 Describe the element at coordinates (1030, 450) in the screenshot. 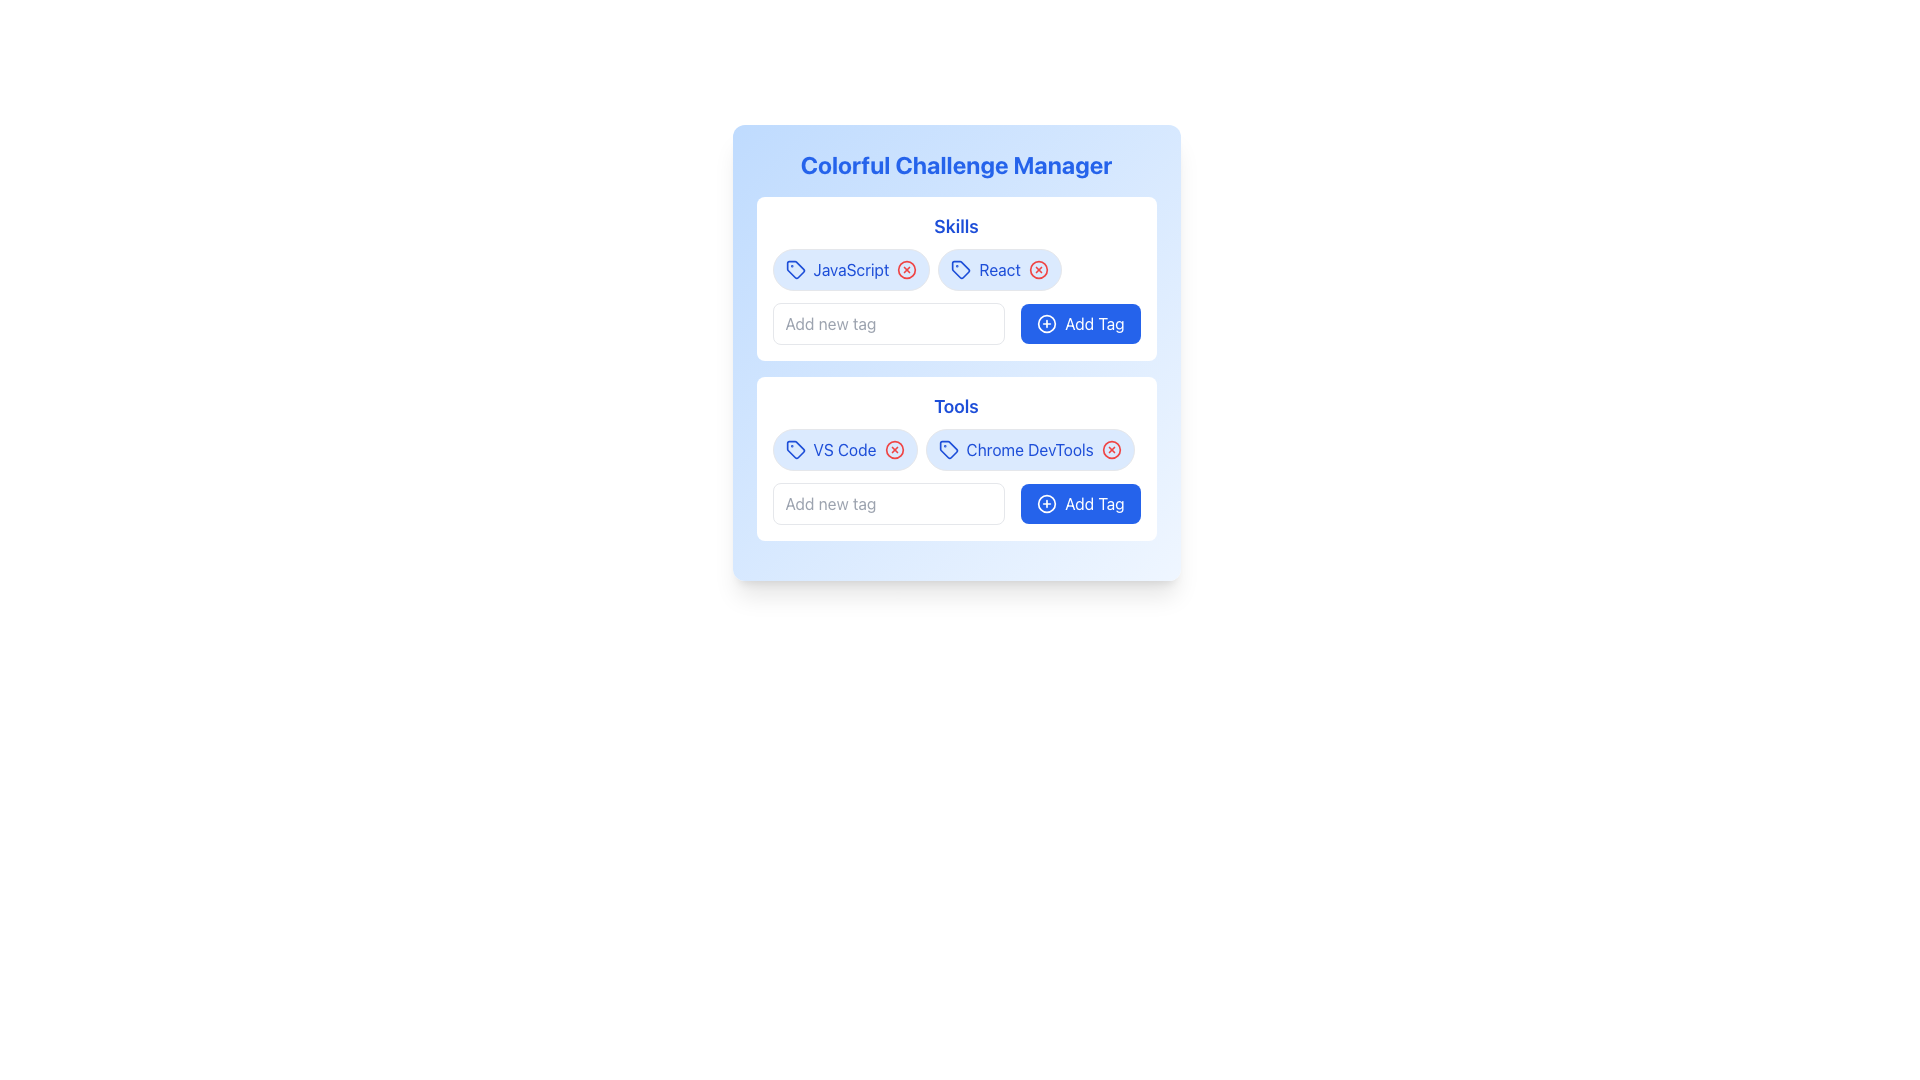

I see `the rounded rectangular tag labeled 'Chrome DevTools' with a light blue background and blue text, which includes an icon on the left and a red close button on the right` at that location.